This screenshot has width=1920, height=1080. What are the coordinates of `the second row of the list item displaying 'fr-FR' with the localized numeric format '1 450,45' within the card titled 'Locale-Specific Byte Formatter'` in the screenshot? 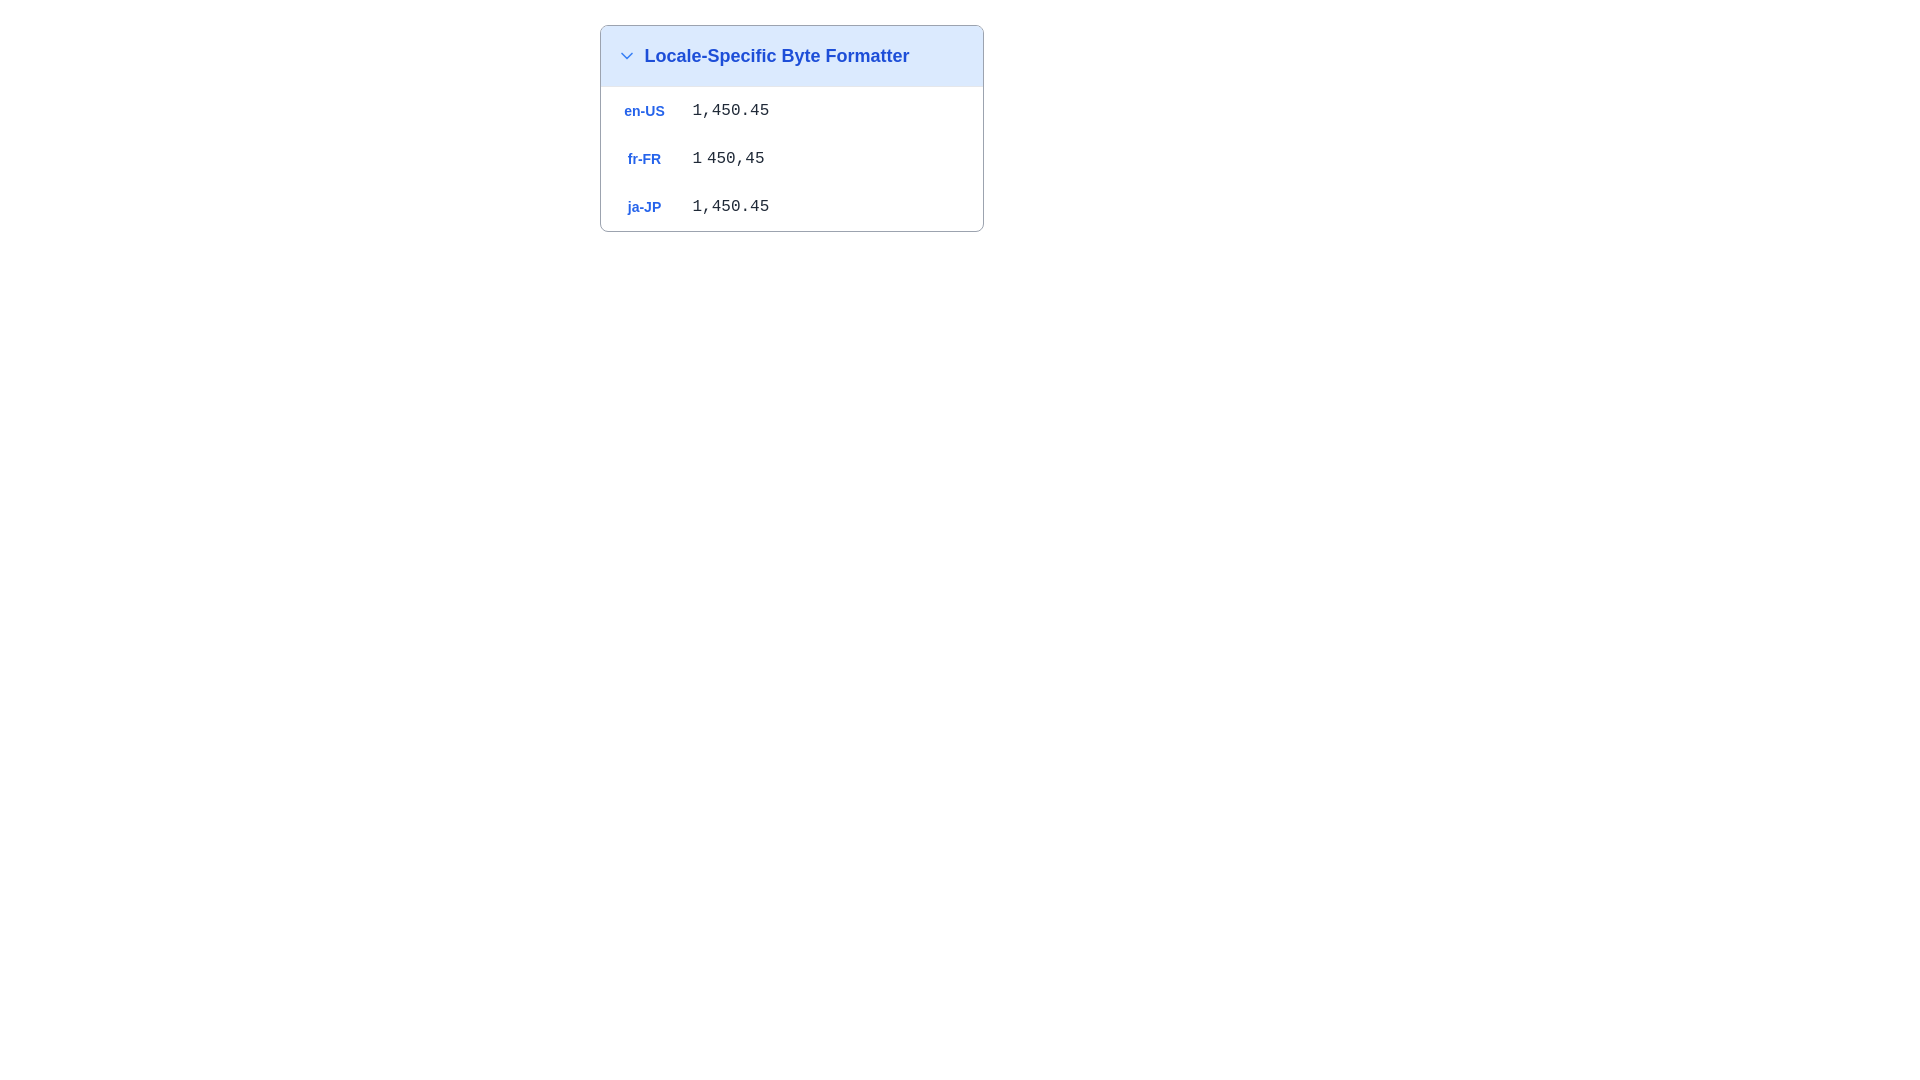 It's located at (790, 157).